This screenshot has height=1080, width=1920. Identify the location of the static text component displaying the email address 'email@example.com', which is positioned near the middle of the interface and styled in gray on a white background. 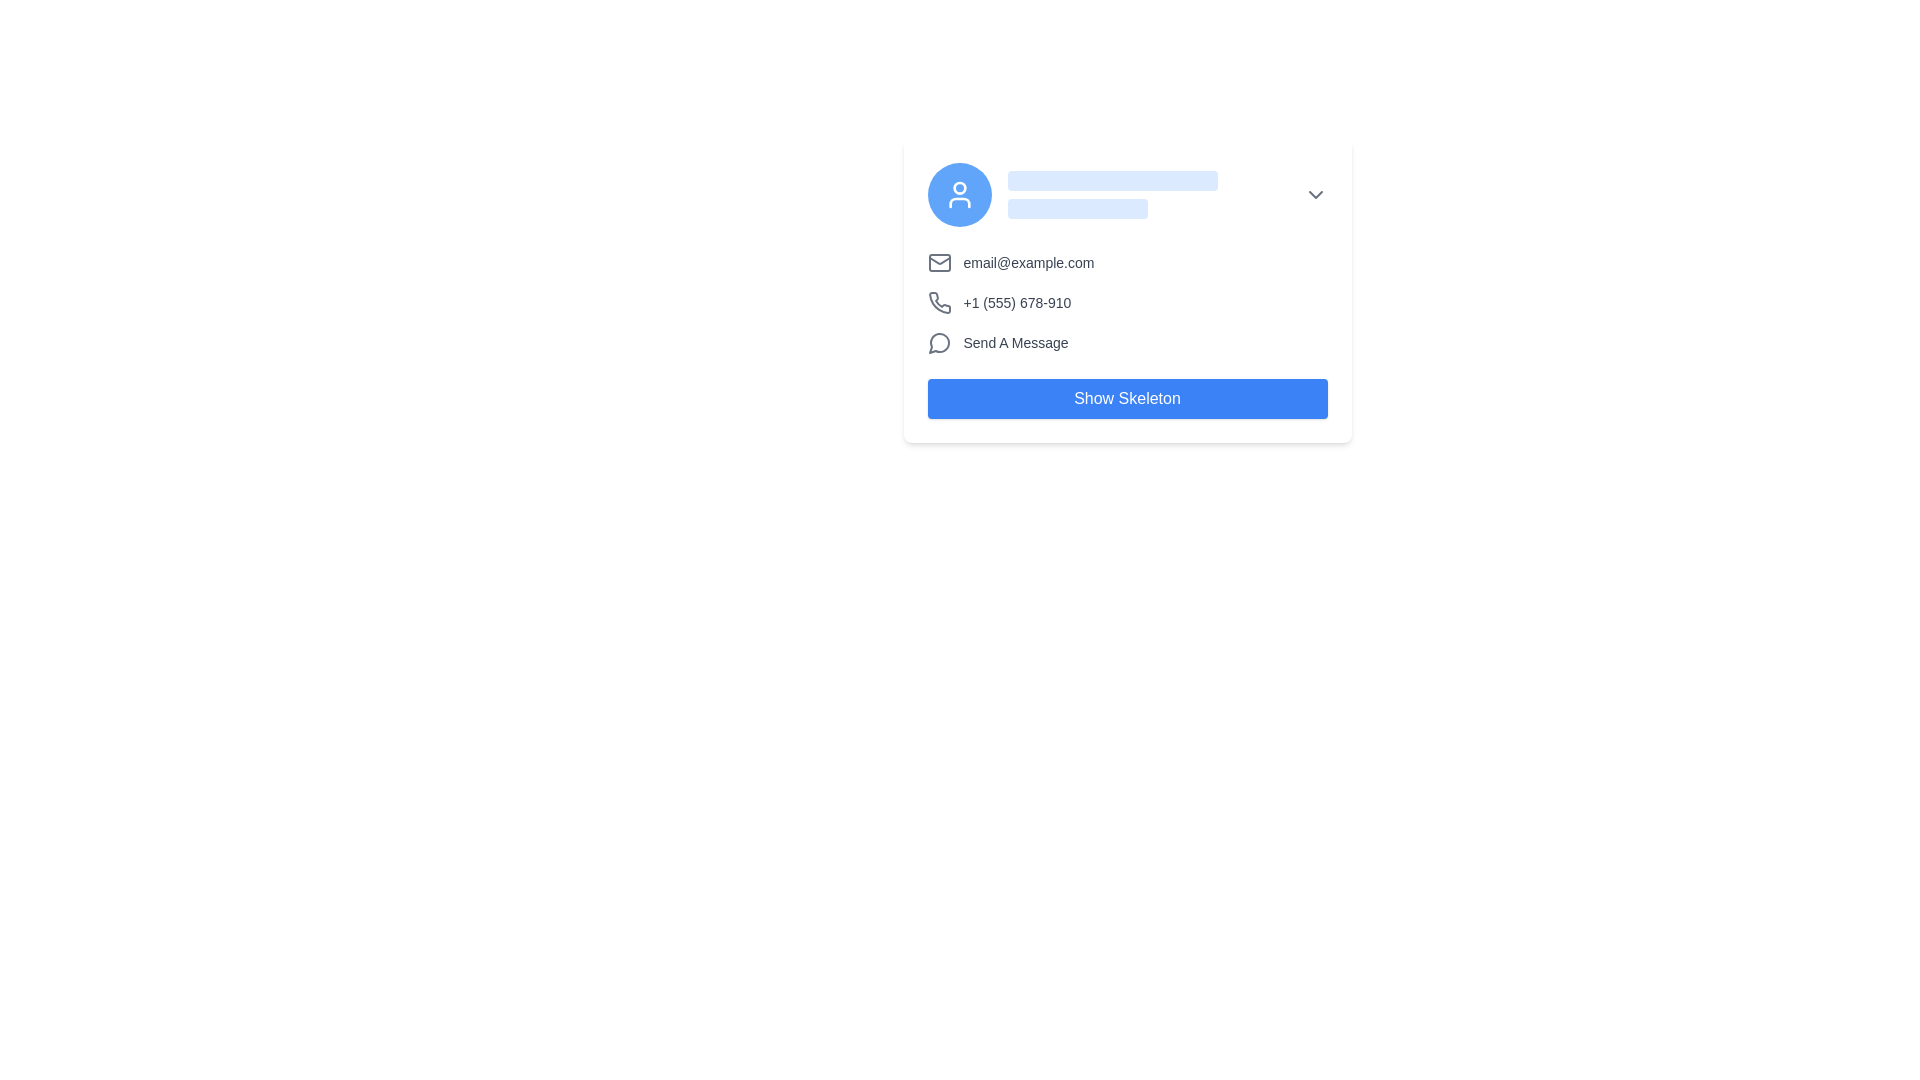
(1028, 261).